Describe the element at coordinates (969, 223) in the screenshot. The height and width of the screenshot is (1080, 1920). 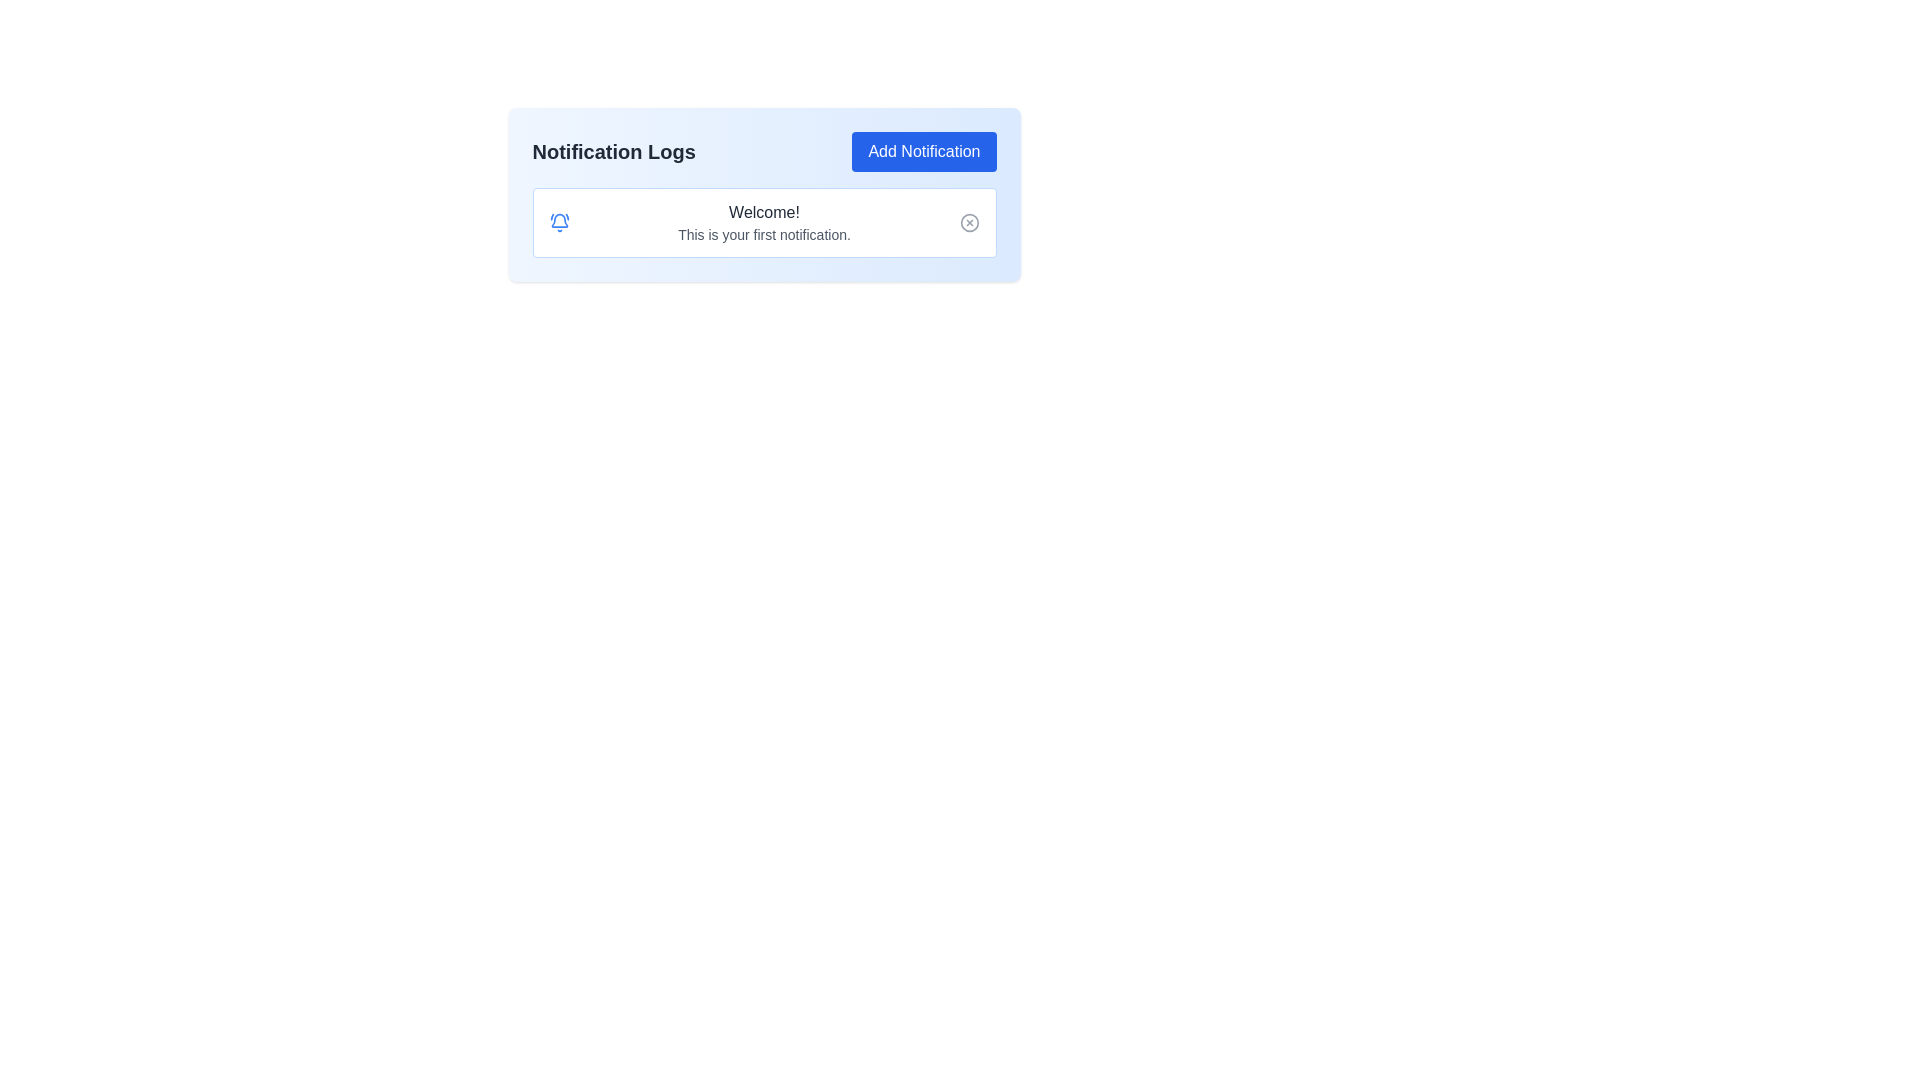
I see `the decorative SVG Circle element that is part of the 'close' icon on the right side of the notification bar displaying 'Welcome! This is your first notification.'` at that location.